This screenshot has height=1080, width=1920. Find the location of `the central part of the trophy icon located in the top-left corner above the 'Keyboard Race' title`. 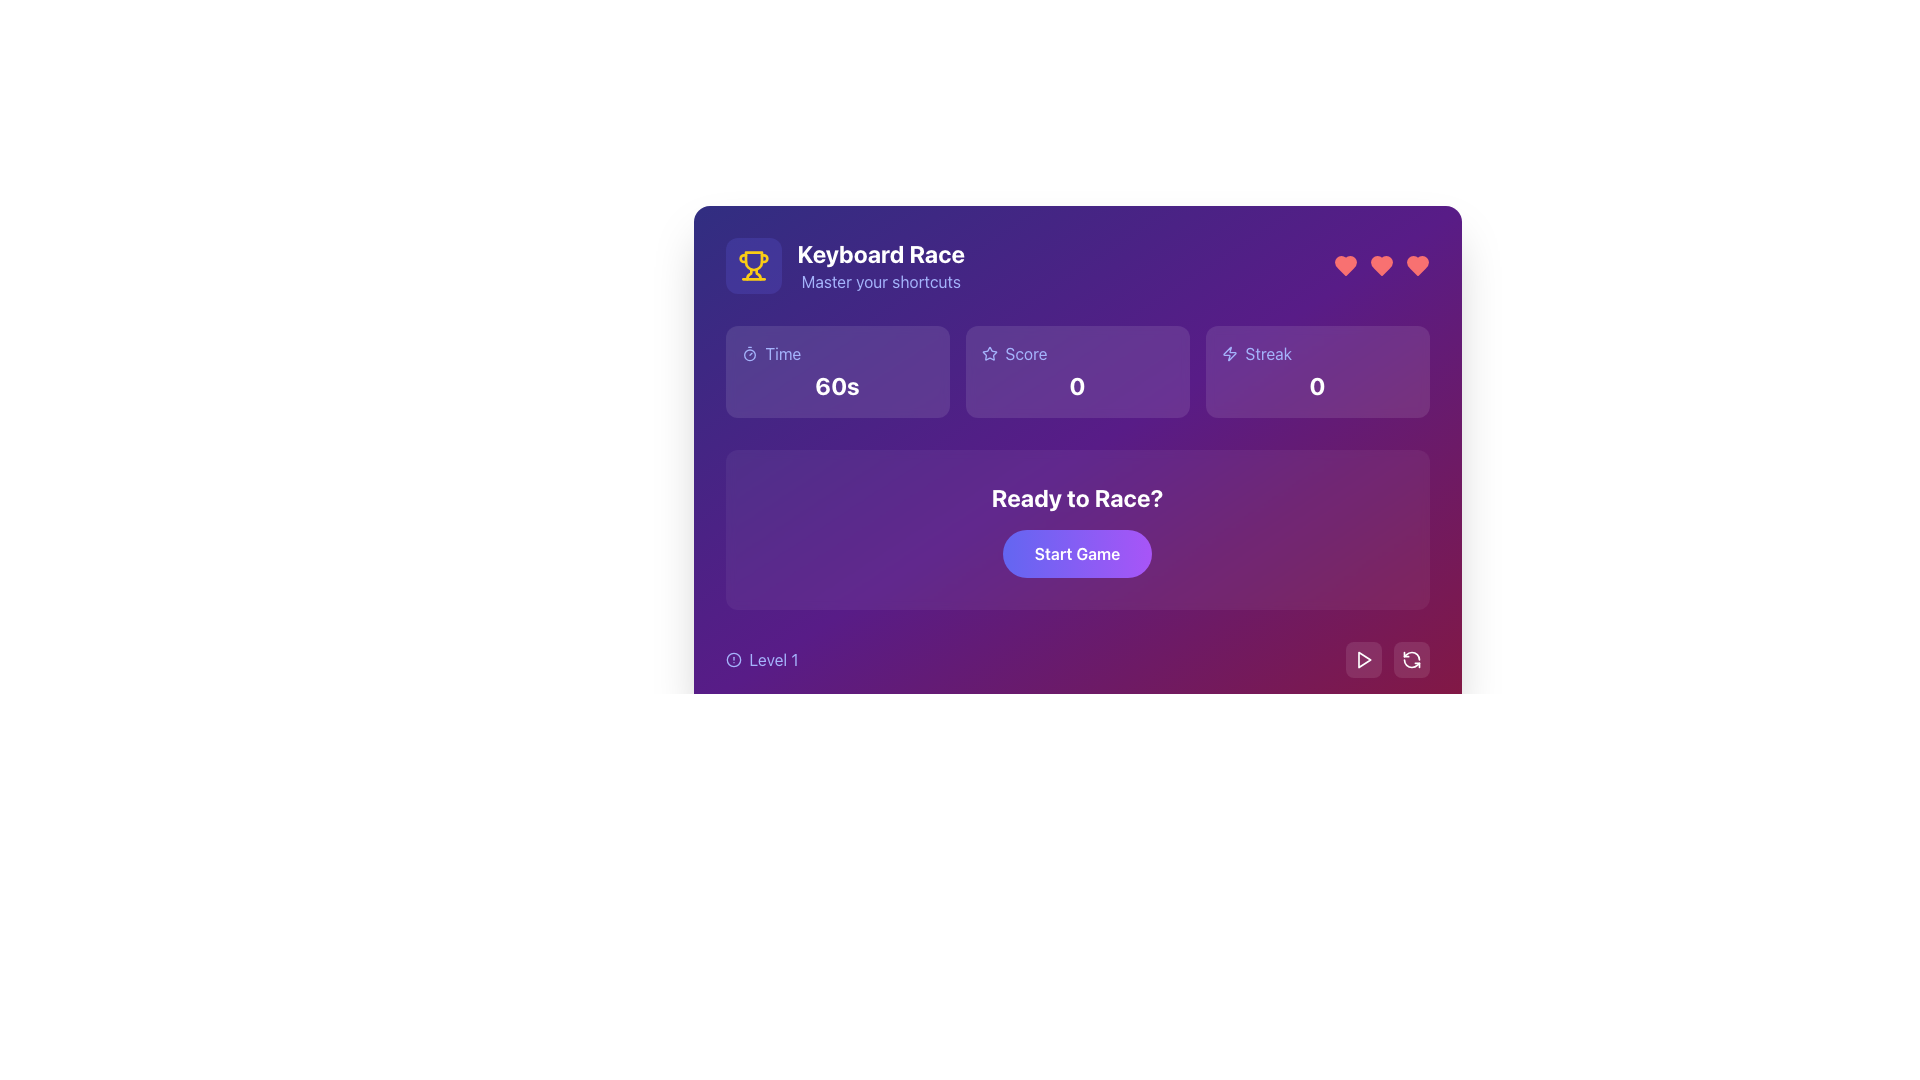

the central part of the trophy icon located in the top-left corner above the 'Keyboard Race' title is located at coordinates (752, 260).